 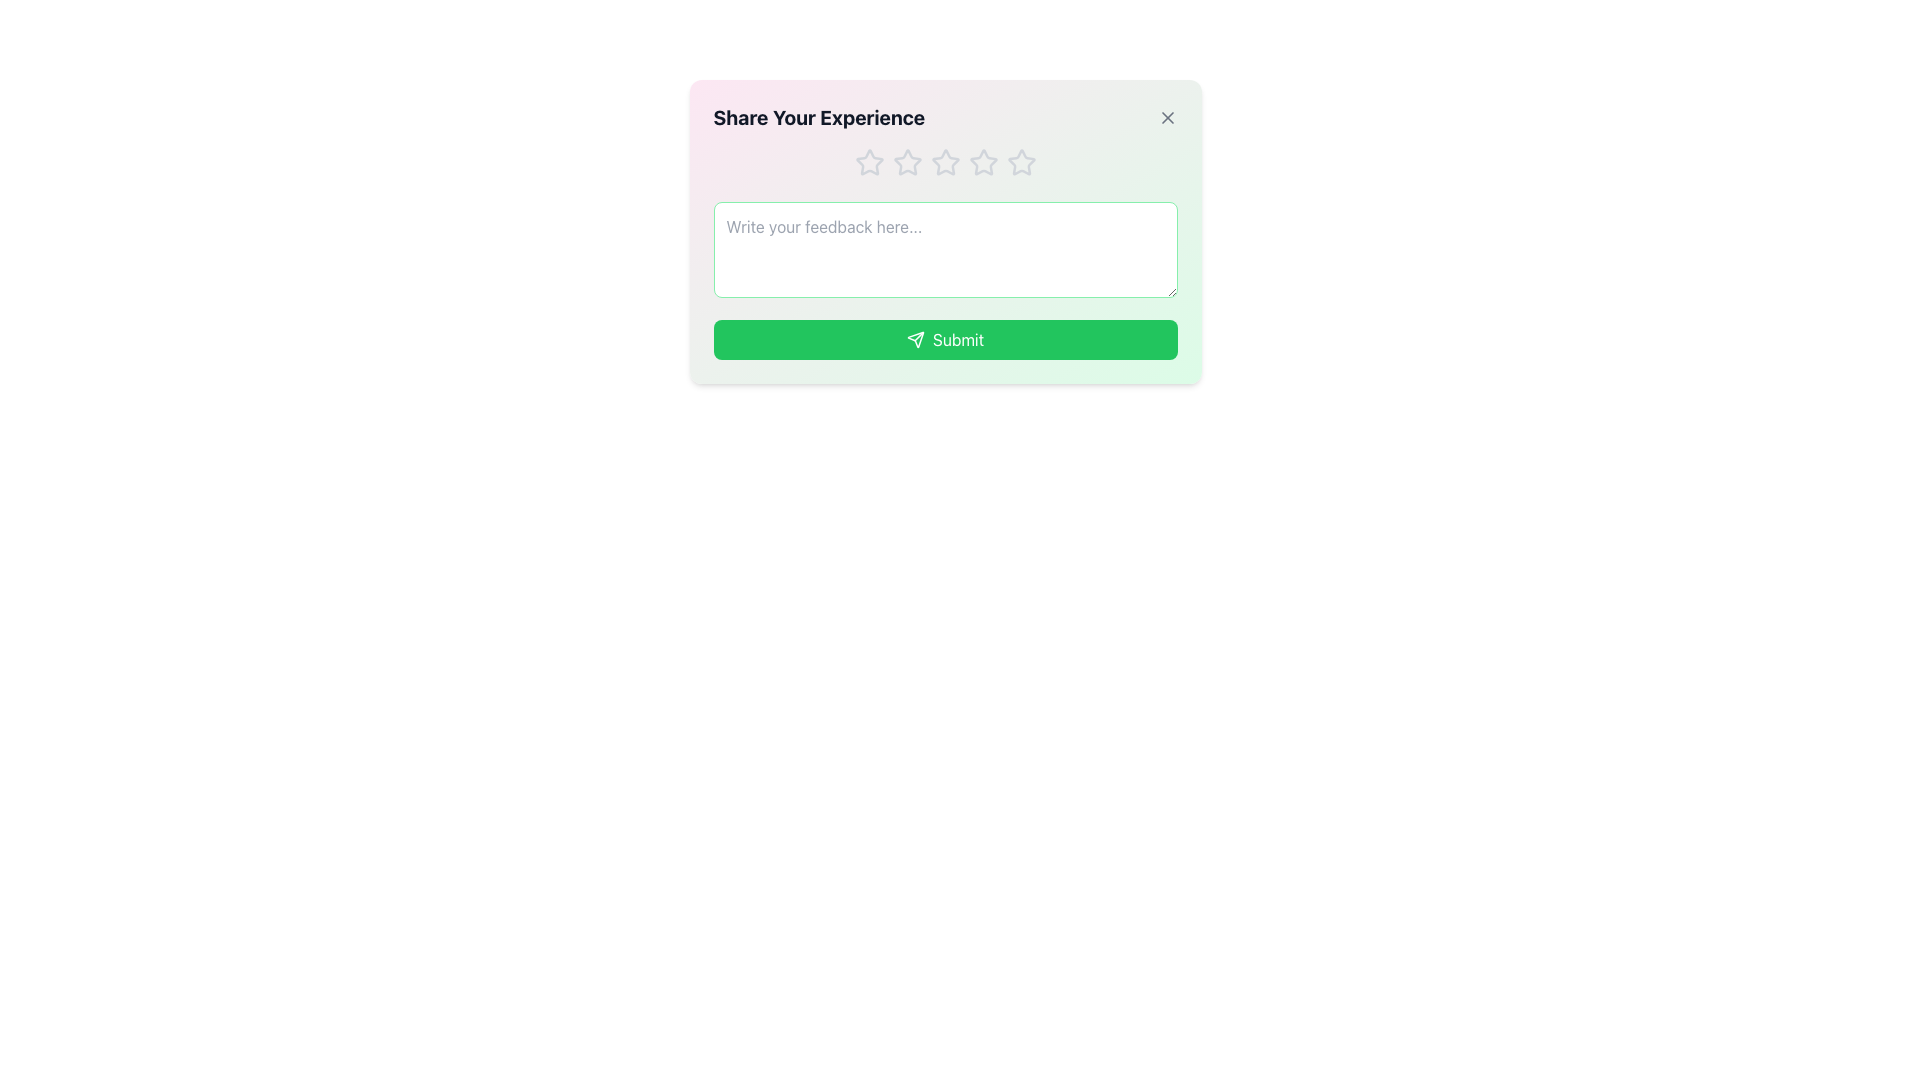 What do you see at coordinates (819, 118) in the screenshot?
I see `bold text header stating 'Share Your Experience' located at the top-left of the feedback modal` at bounding box center [819, 118].